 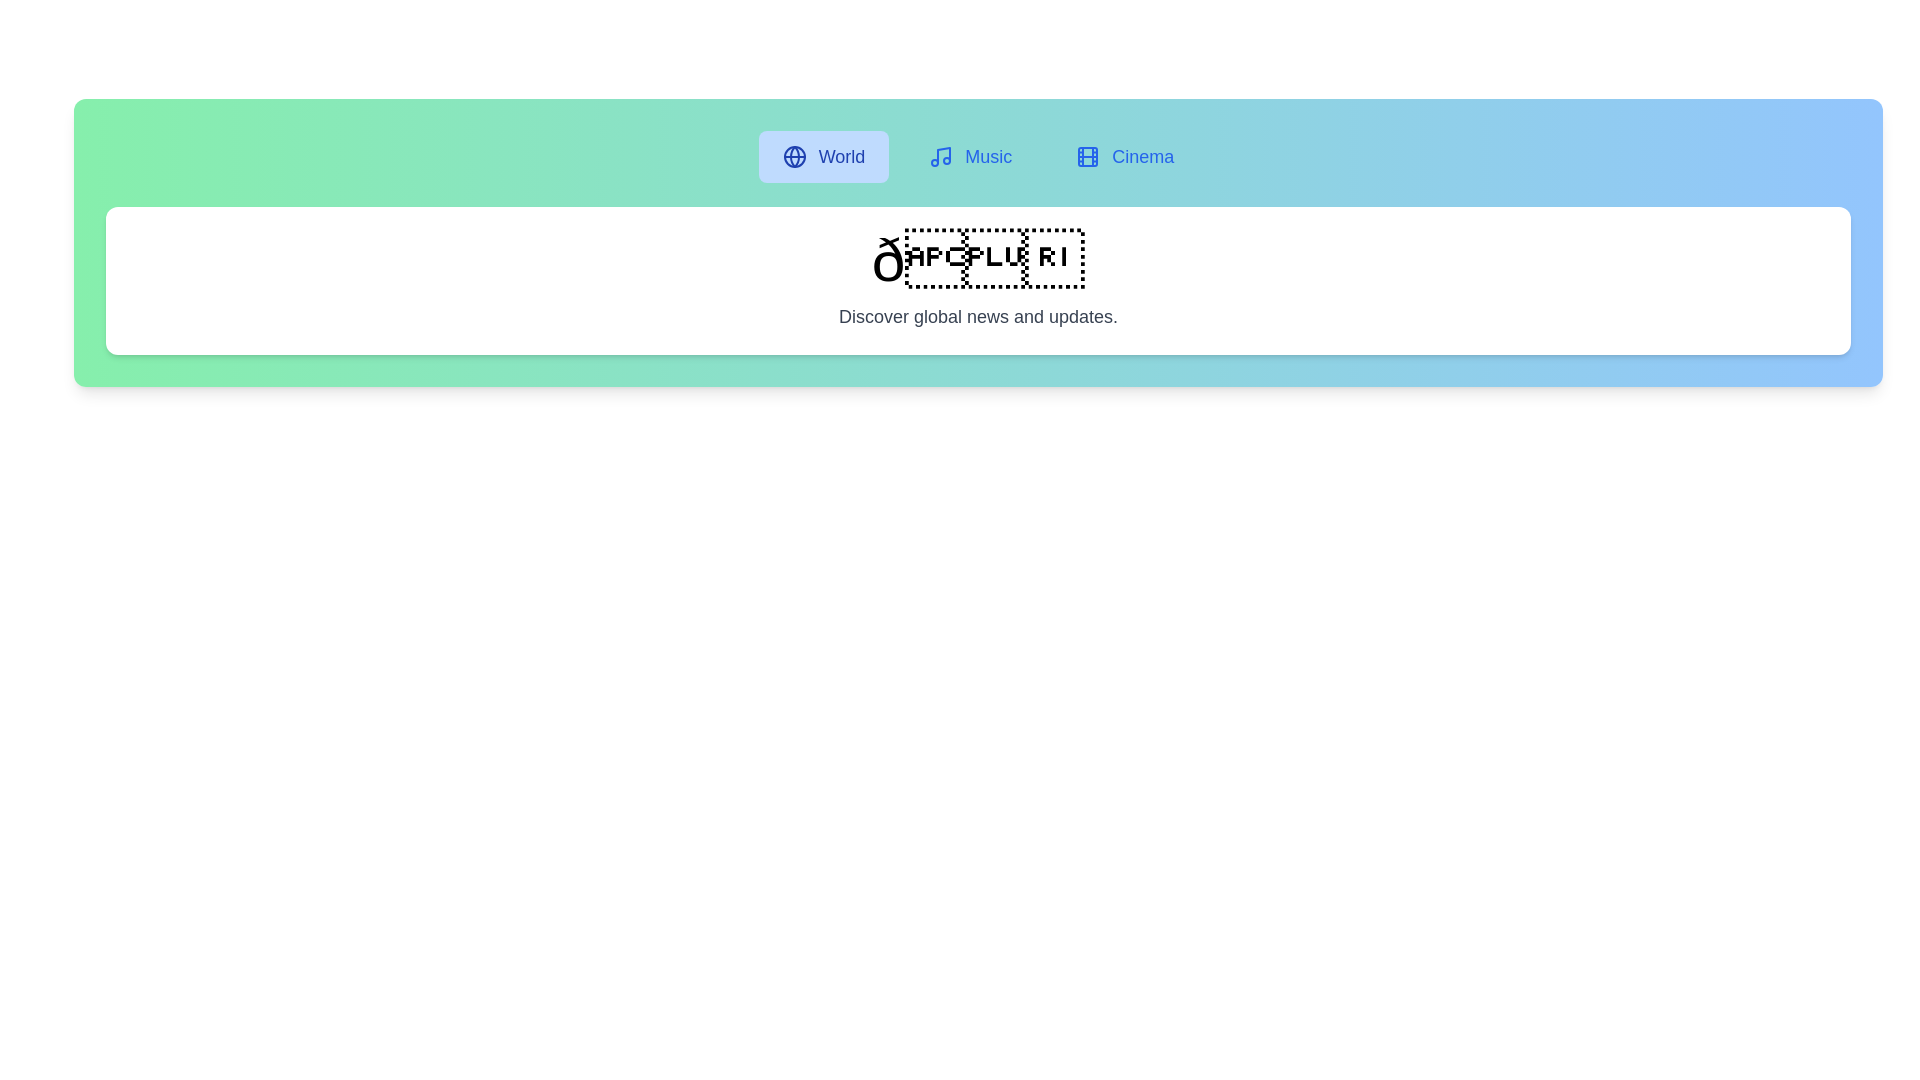 I want to click on the World tab, so click(x=824, y=156).